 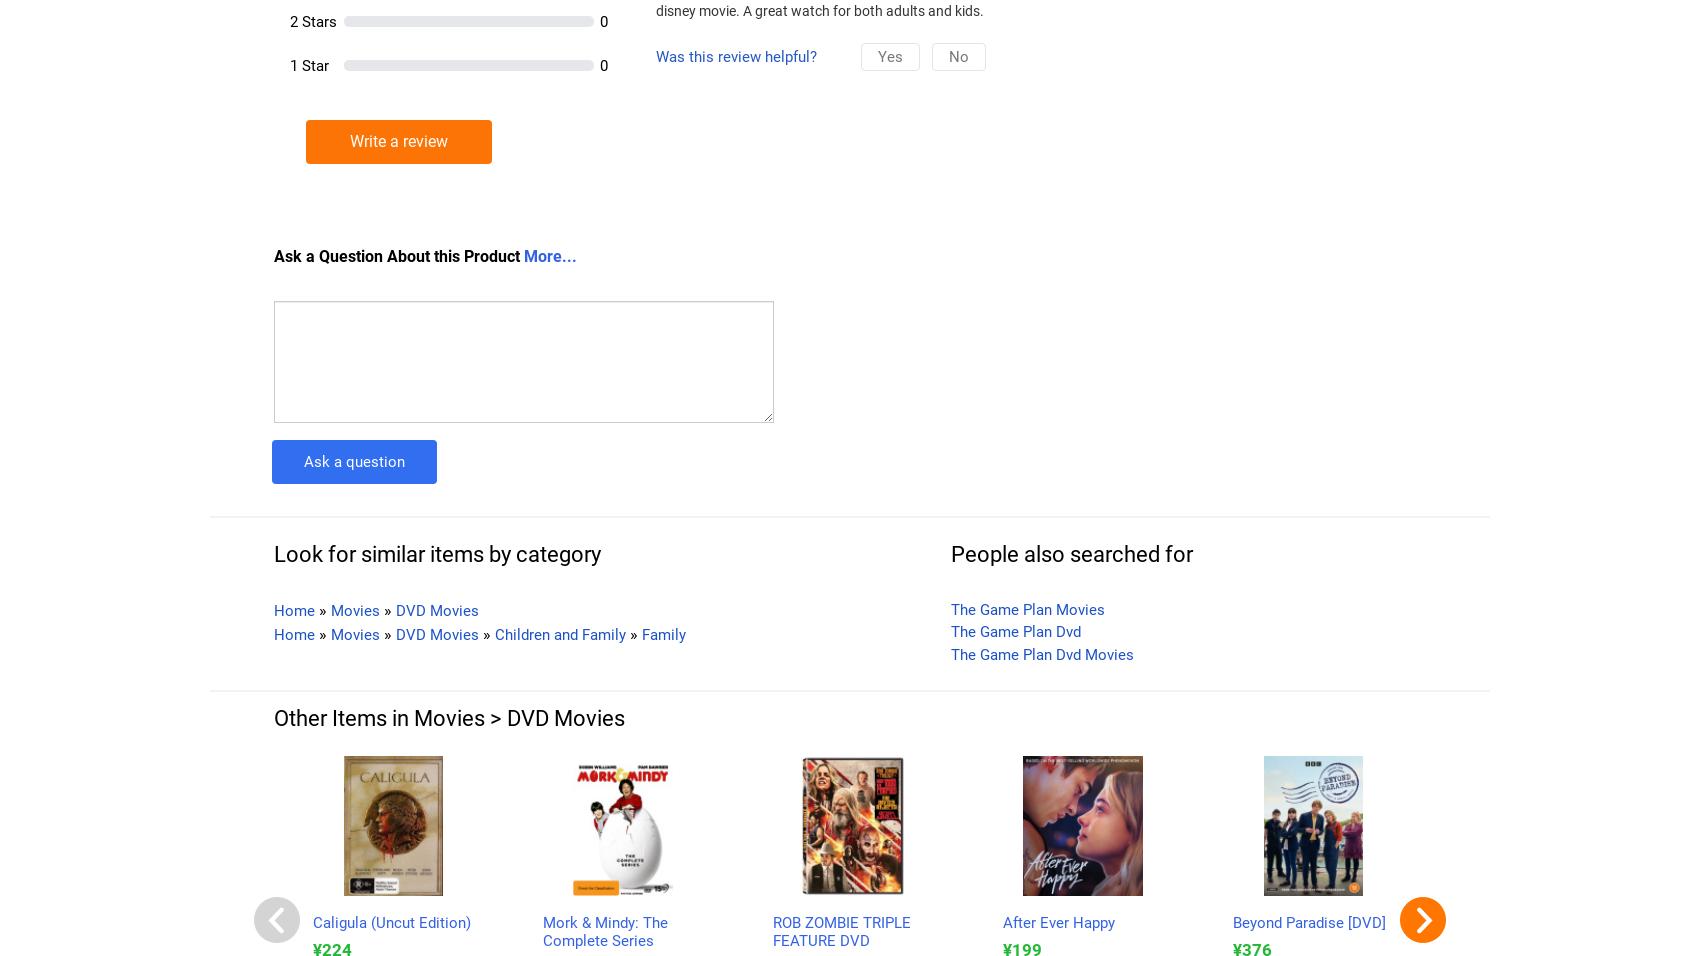 What do you see at coordinates (397, 255) in the screenshot?
I see `'Ask a Question About this Product'` at bounding box center [397, 255].